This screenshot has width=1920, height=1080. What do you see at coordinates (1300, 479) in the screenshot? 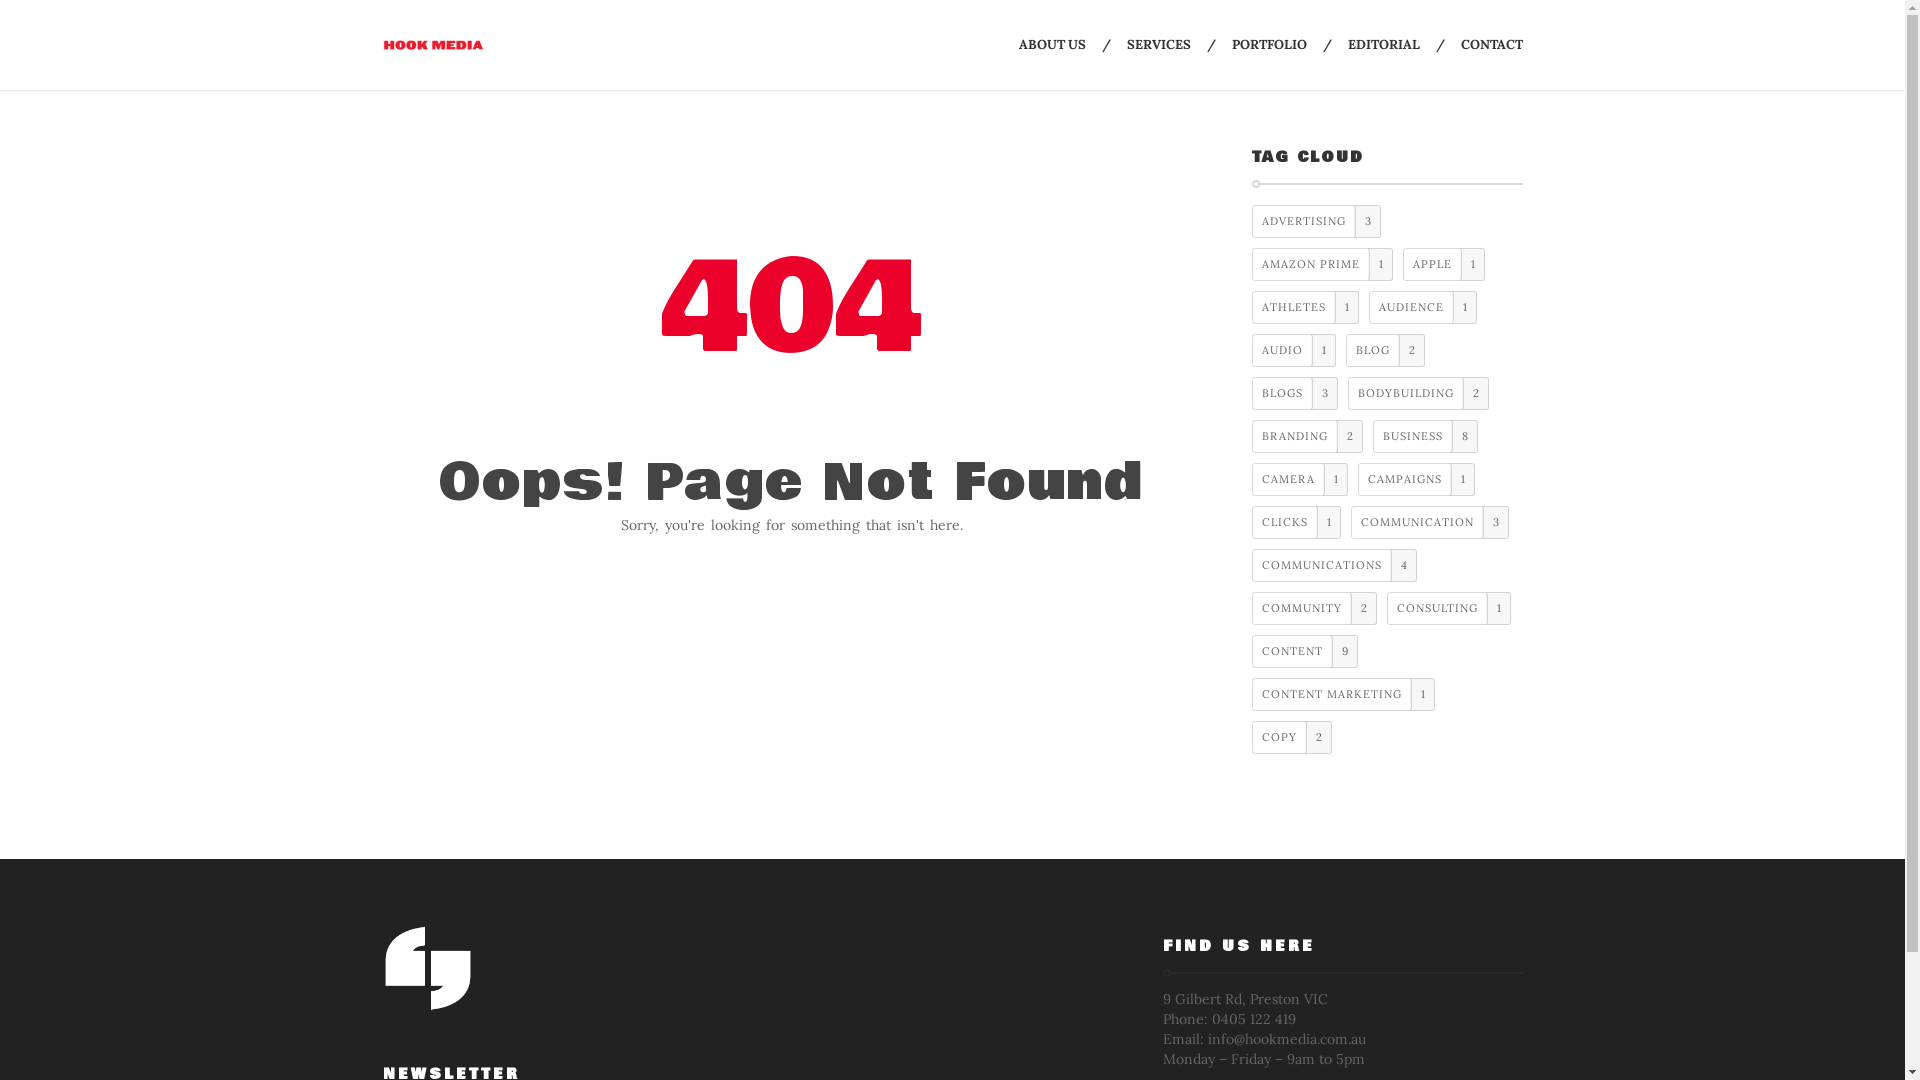
I see `'CAMERA1'` at bounding box center [1300, 479].